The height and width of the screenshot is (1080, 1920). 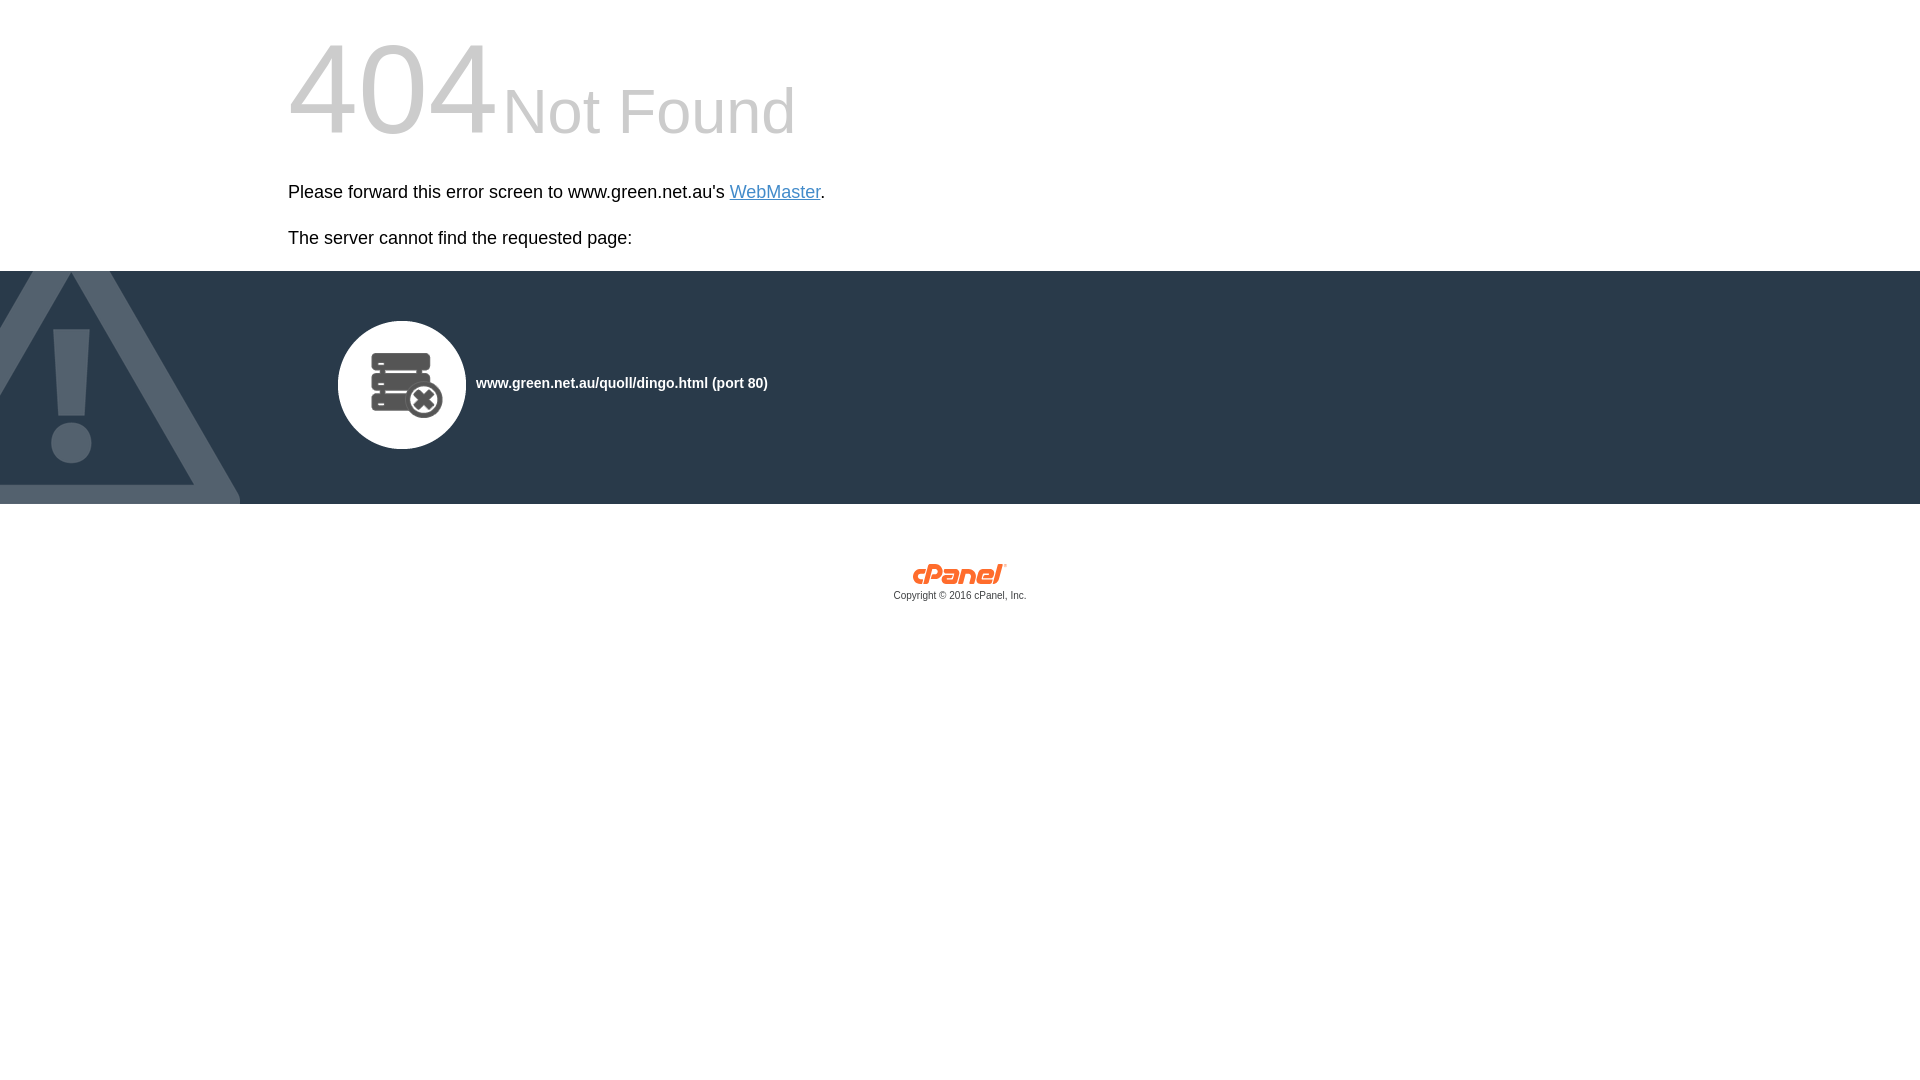 I want to click on 'WebMaster', so click(x=774, y=192).